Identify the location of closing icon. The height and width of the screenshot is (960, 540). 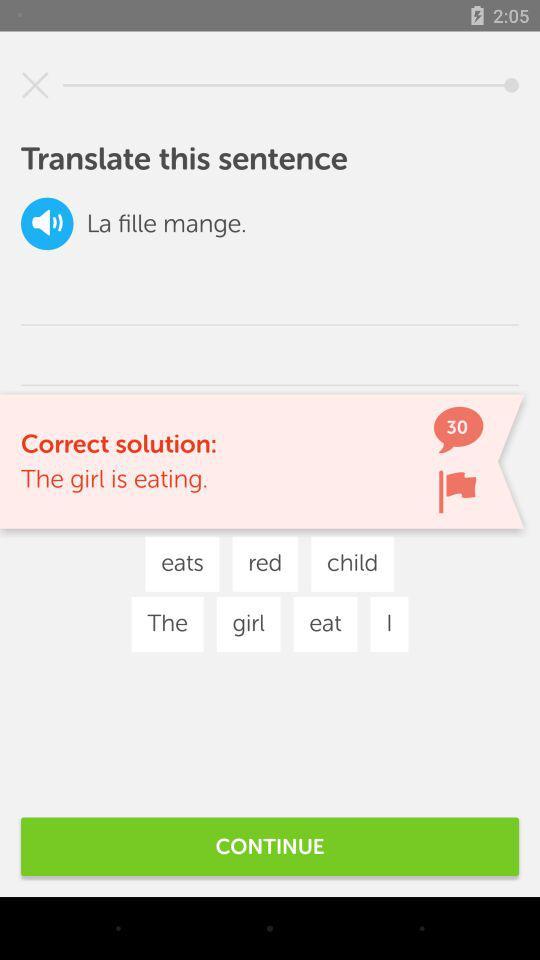
(35, 85).